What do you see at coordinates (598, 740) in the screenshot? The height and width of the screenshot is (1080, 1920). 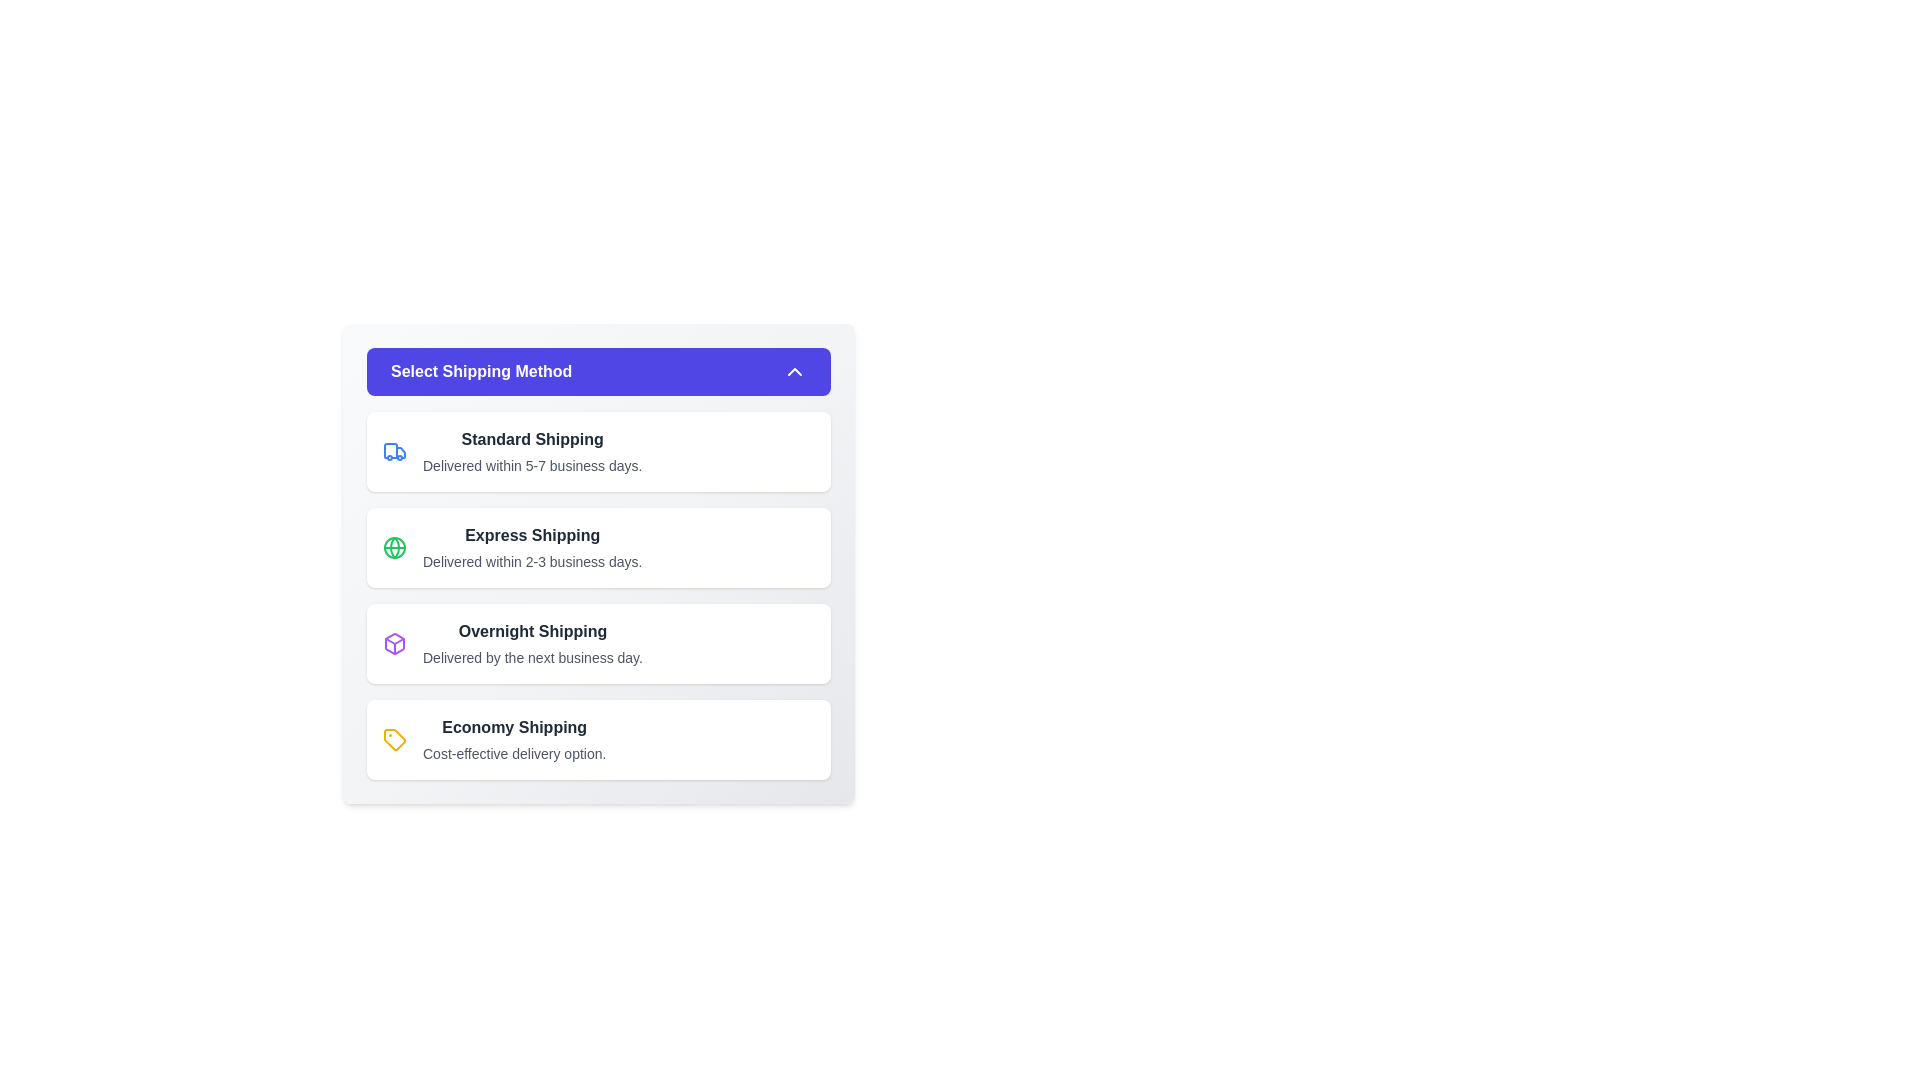 I see `the 'Economy Shipping' selectable card, which is the fourth card in the vertical list of shipping options` at bounding box center [598, 740].